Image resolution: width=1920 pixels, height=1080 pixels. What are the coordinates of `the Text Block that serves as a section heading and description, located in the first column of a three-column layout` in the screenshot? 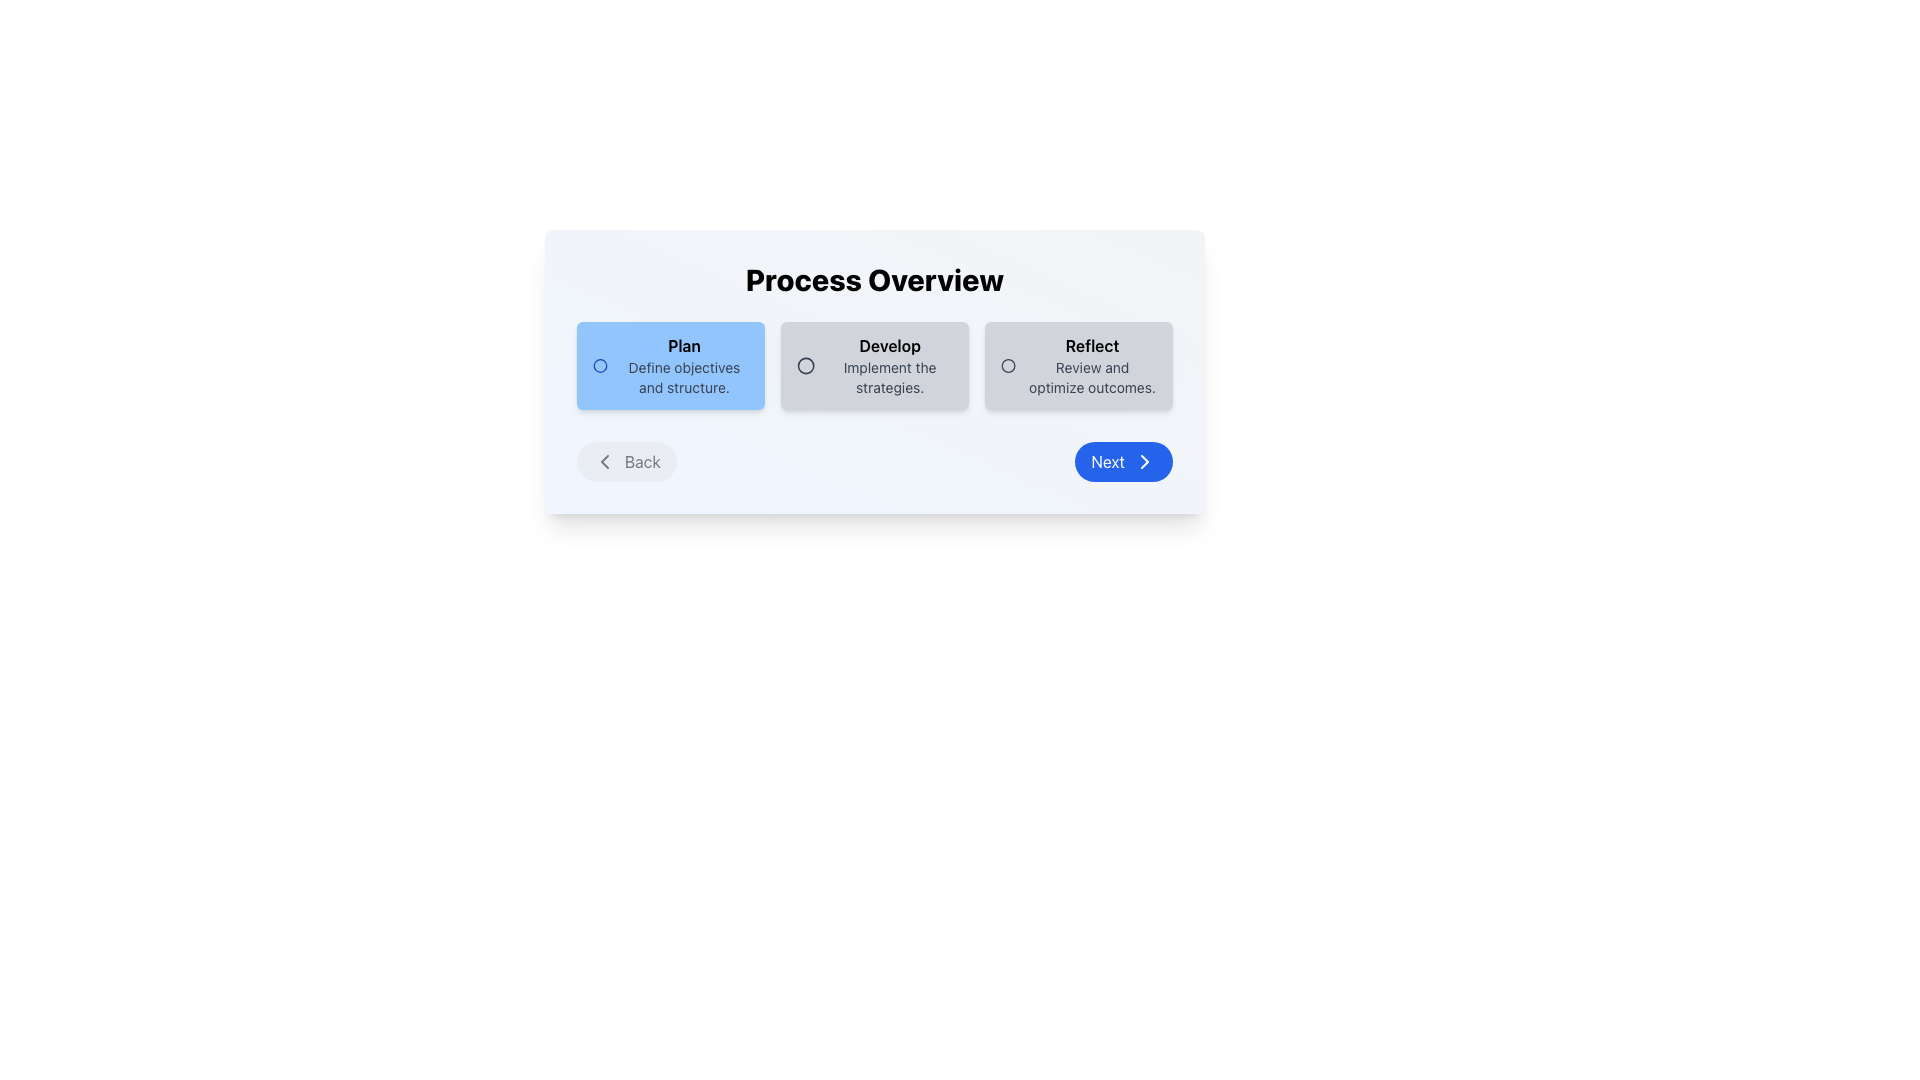 It's located at (684, 366).